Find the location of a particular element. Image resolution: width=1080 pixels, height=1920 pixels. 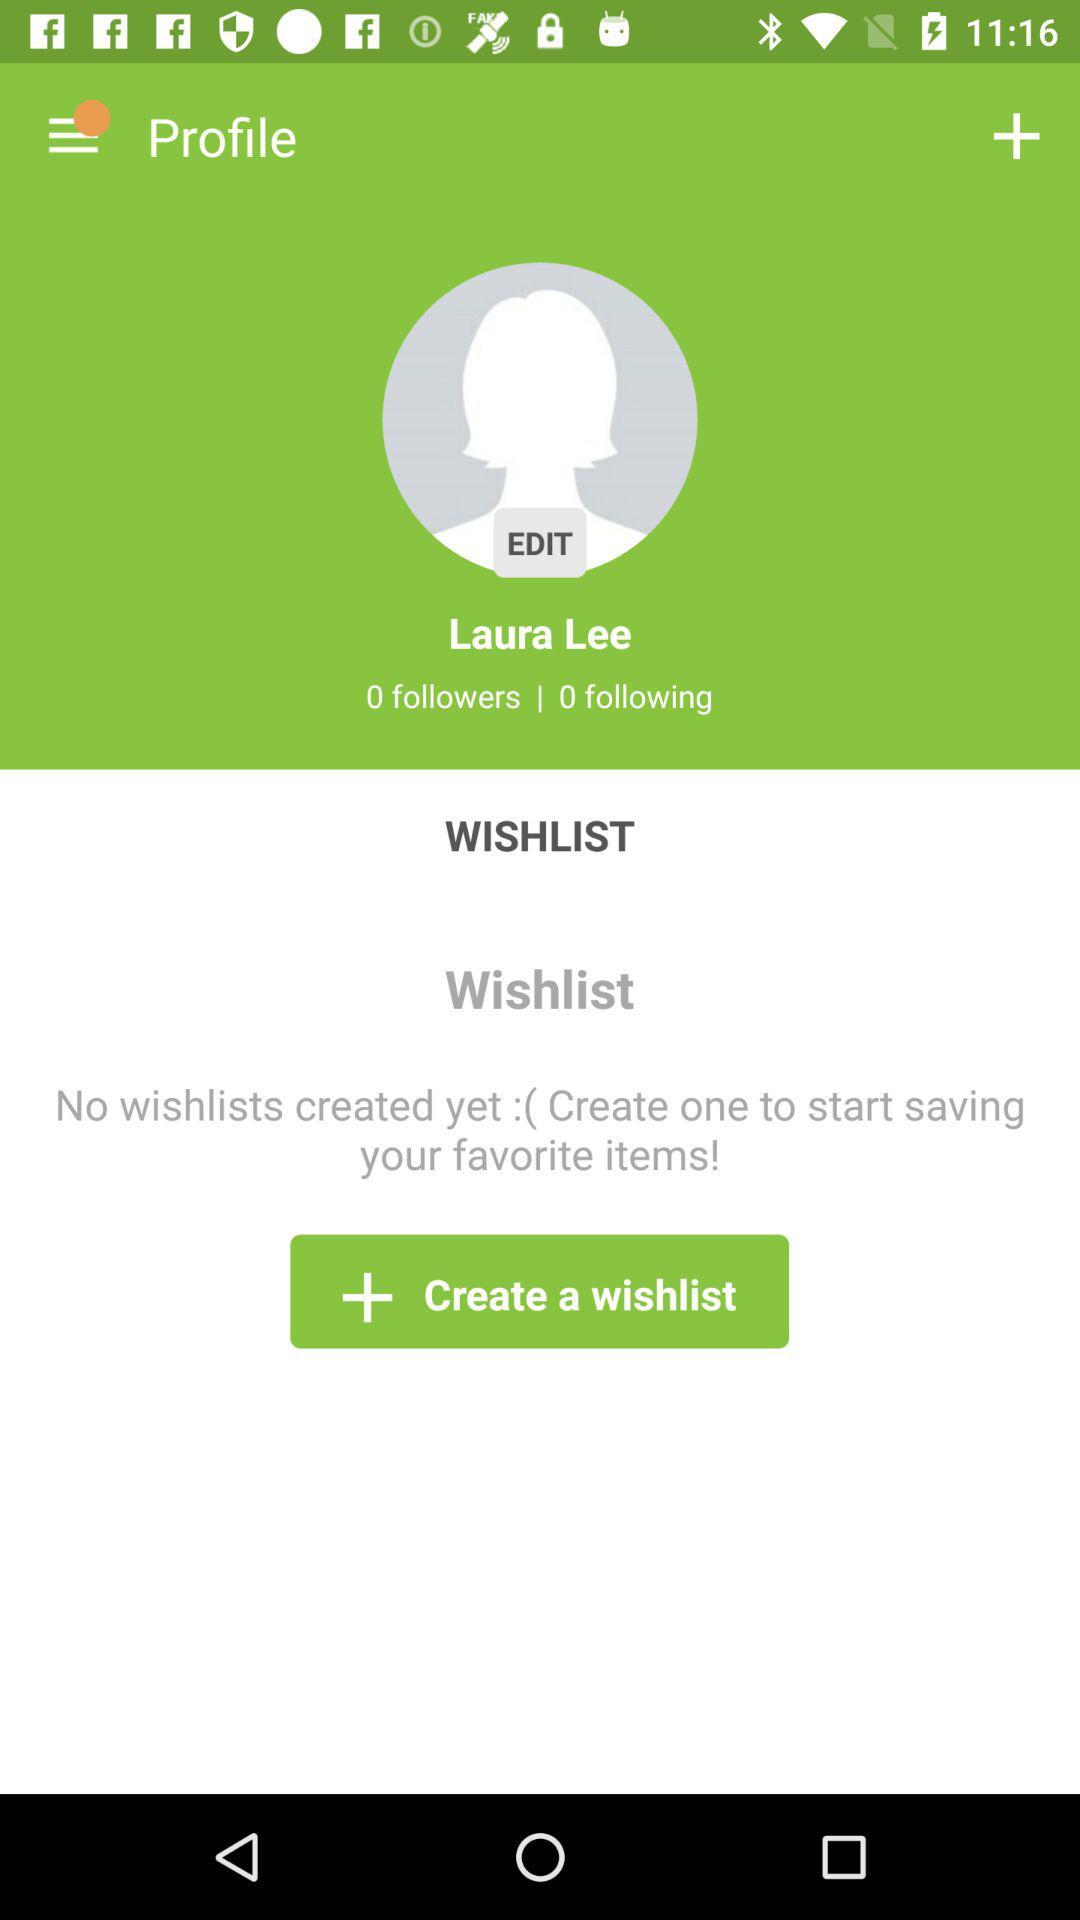

the item to the left of the   |   icon is located at coordinates (442, 695).